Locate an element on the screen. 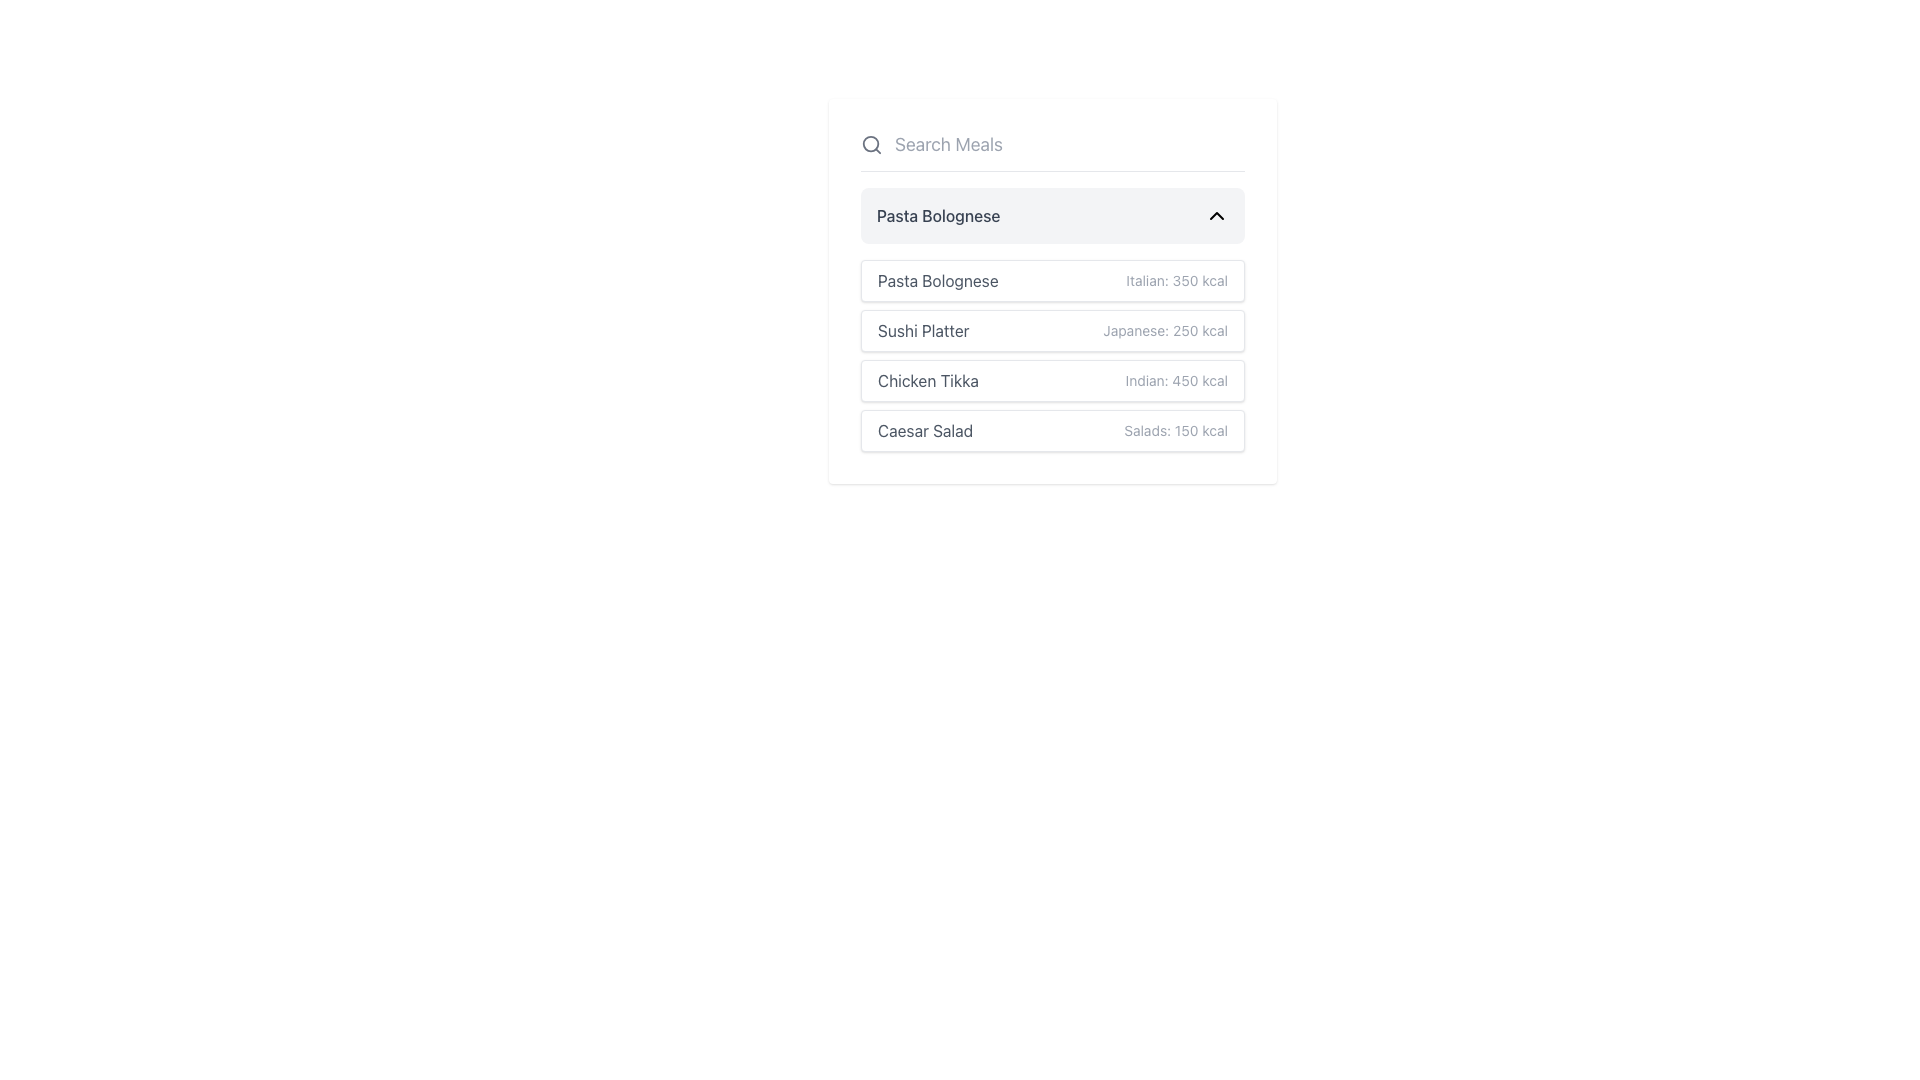 This screenshot has width=1920, height=1080. the text label displaying 'Italian: 350 kcal', which is a supplementary information text aligned to the right side of the 'Pasta Bolognese' list item is located at coordinates (1177, 281).